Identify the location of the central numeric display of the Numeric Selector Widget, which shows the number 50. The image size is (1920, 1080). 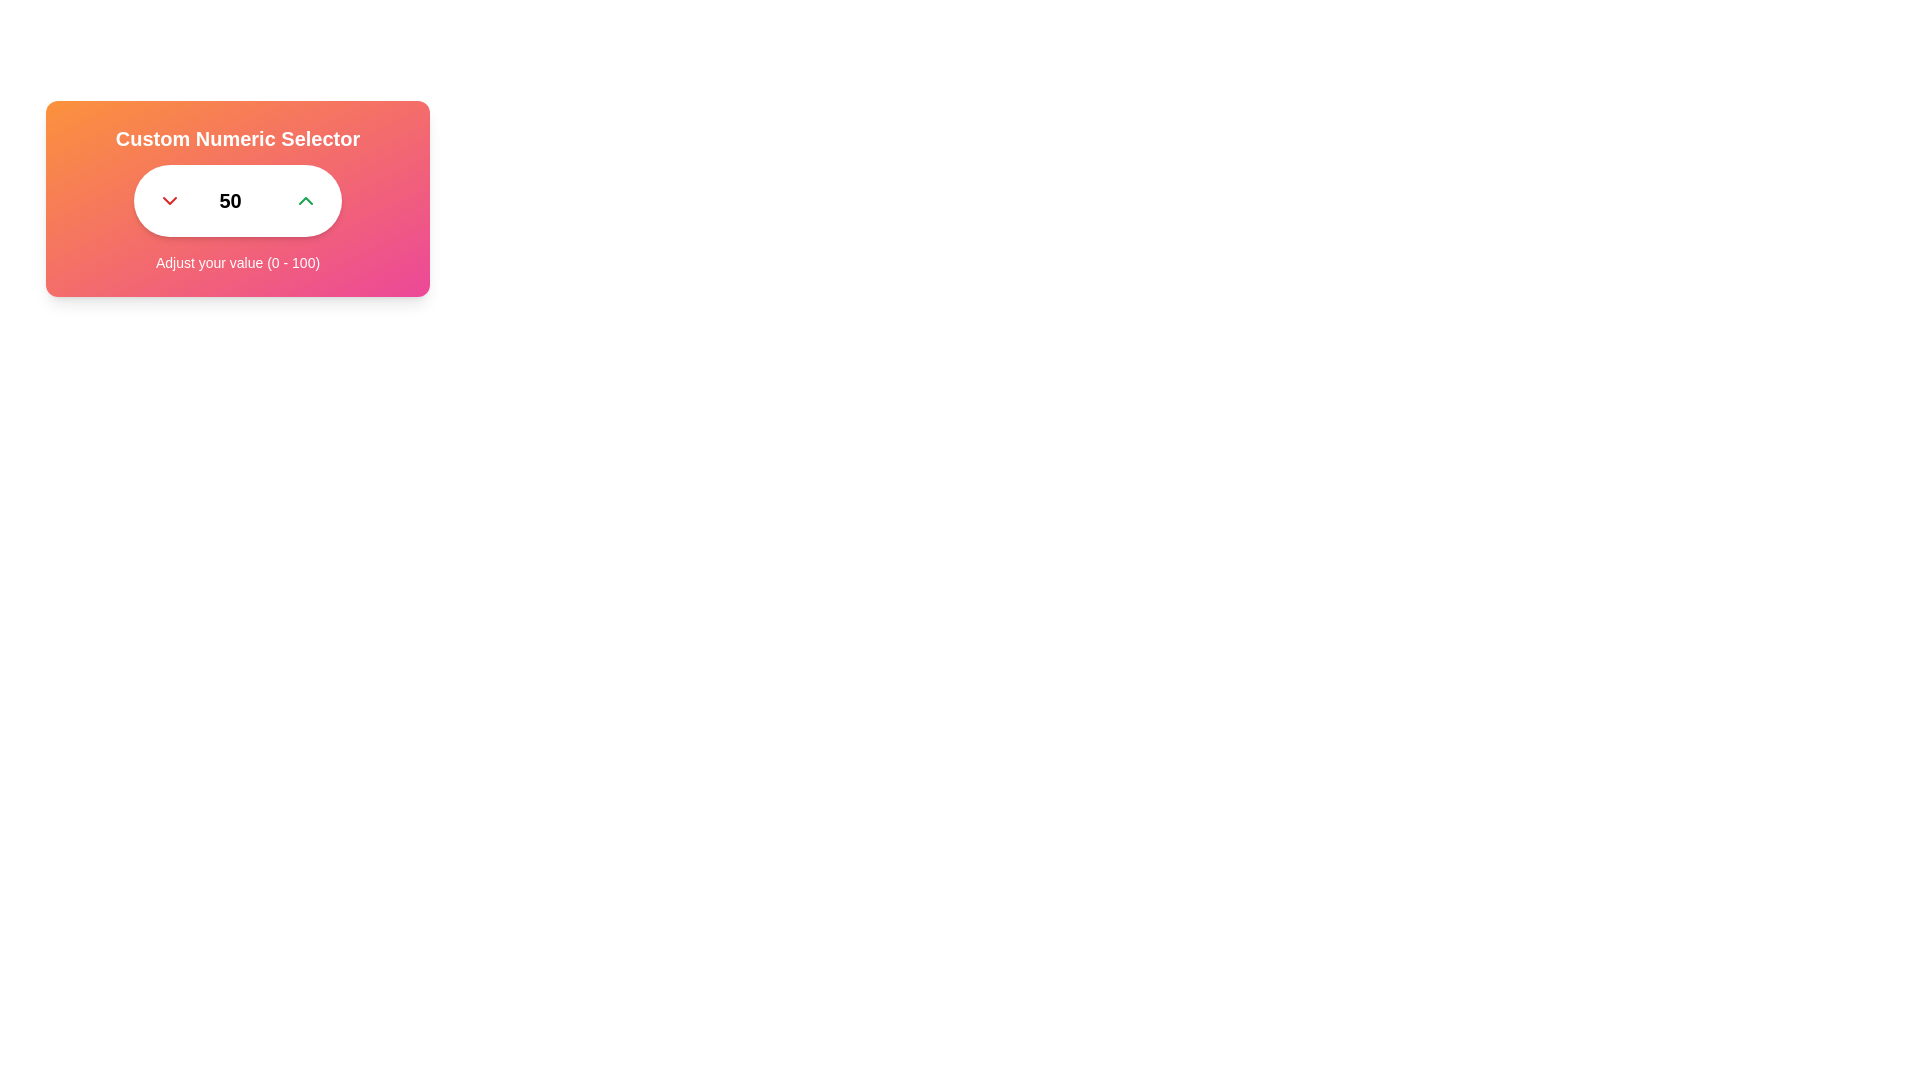
(238, 200).